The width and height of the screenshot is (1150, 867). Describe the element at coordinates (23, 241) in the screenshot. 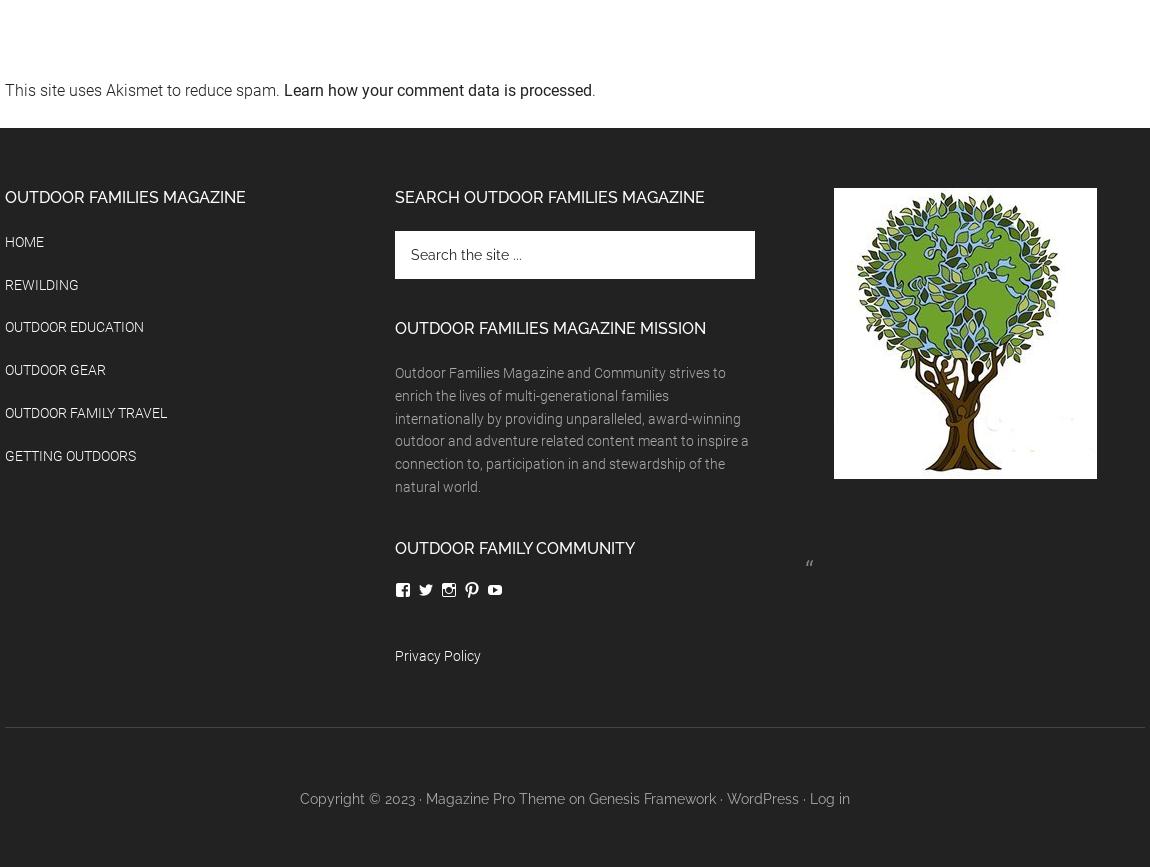

I see `'HOME'` at that location.